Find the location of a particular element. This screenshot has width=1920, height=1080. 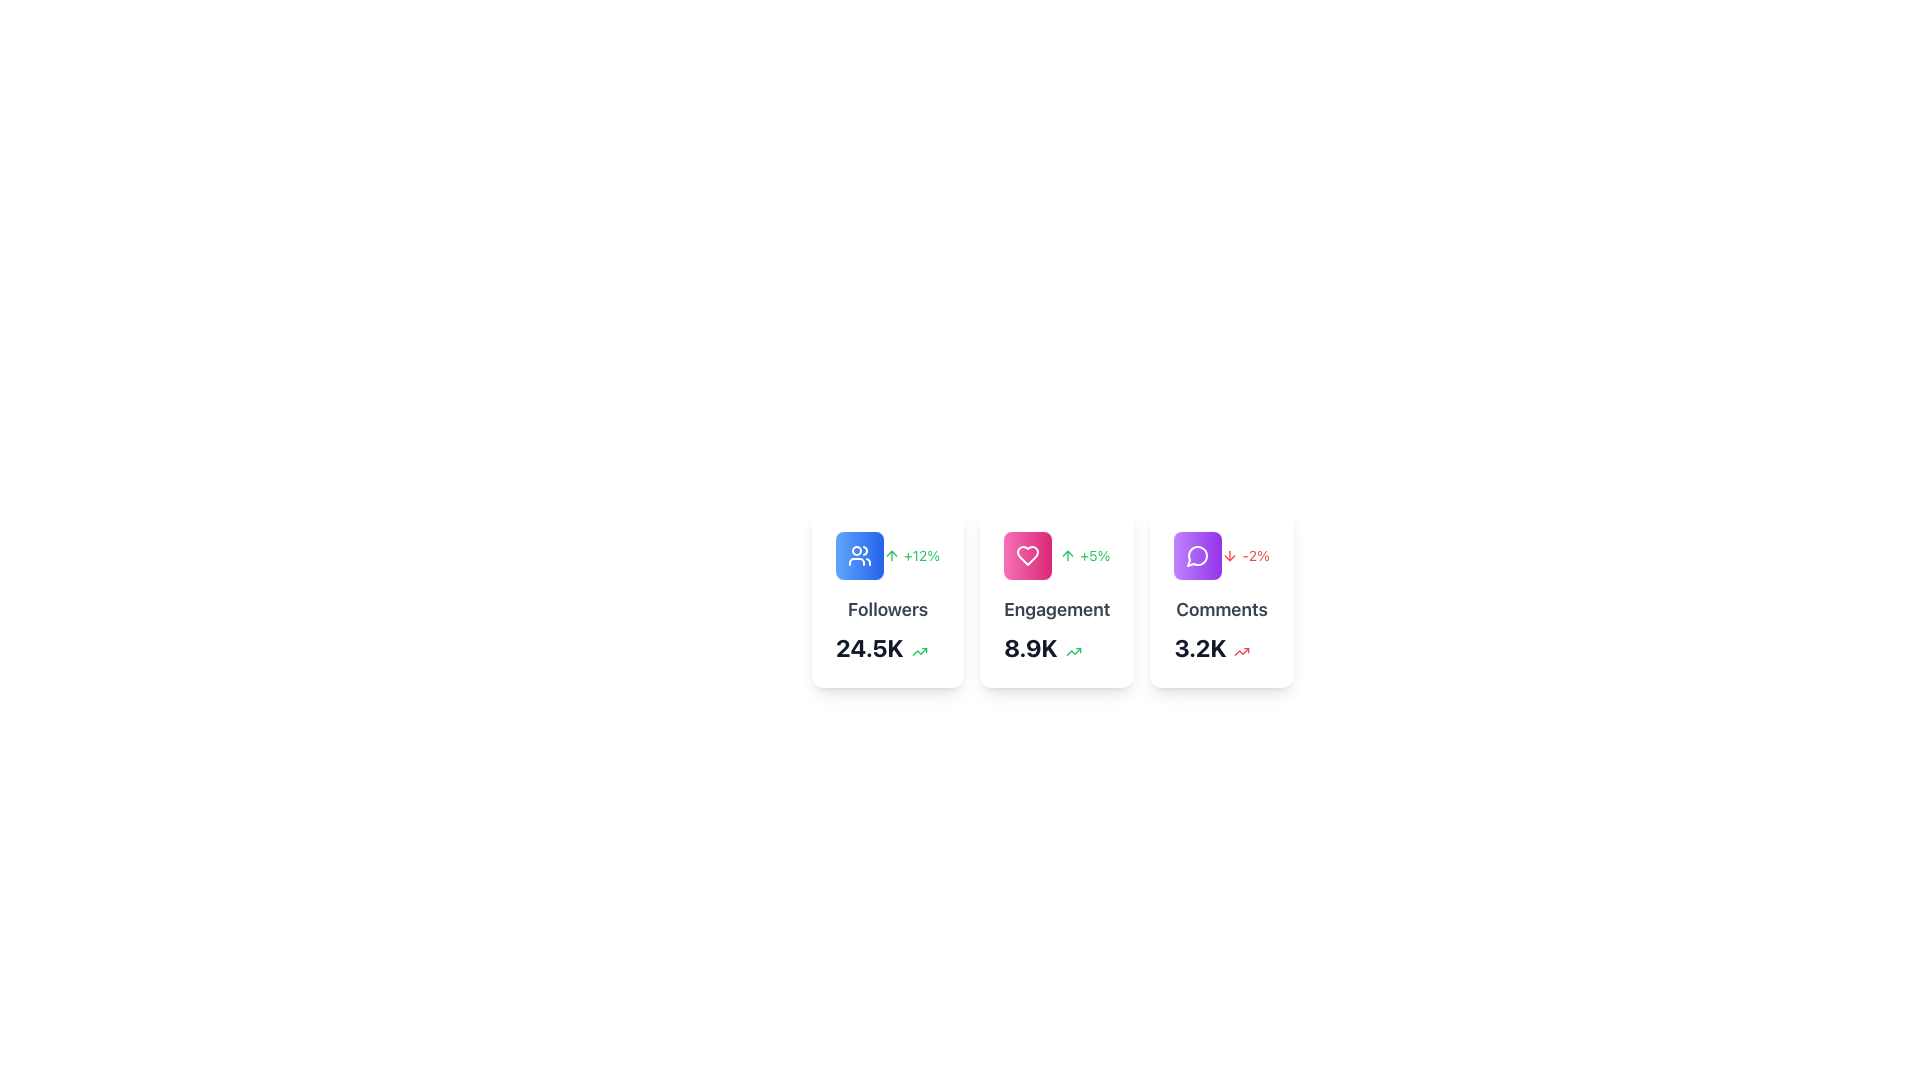

the downward trend icon located to the left of the '-2%' text in the top-right section of the 'Comments' card is located at coordinates (1229, 555).